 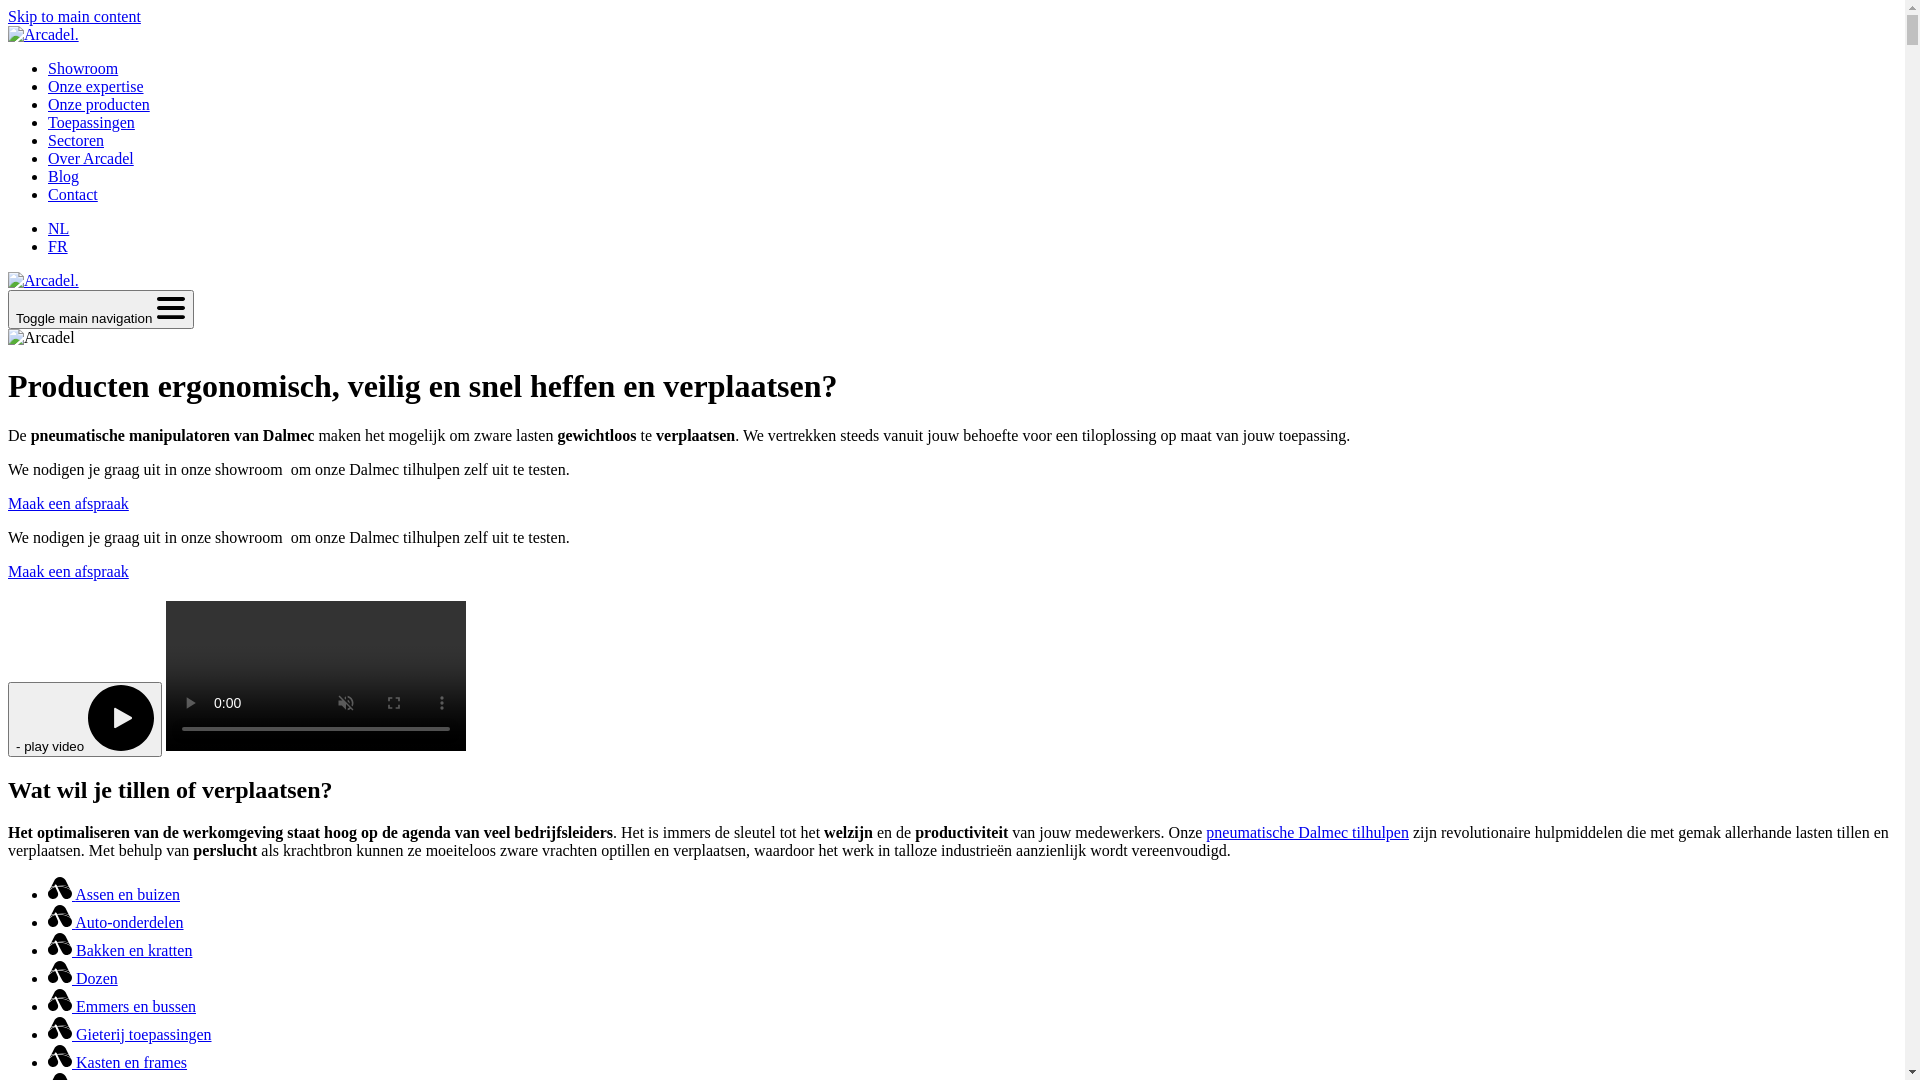 I want to click on 'Onze producten', so click(x=98, y=104).